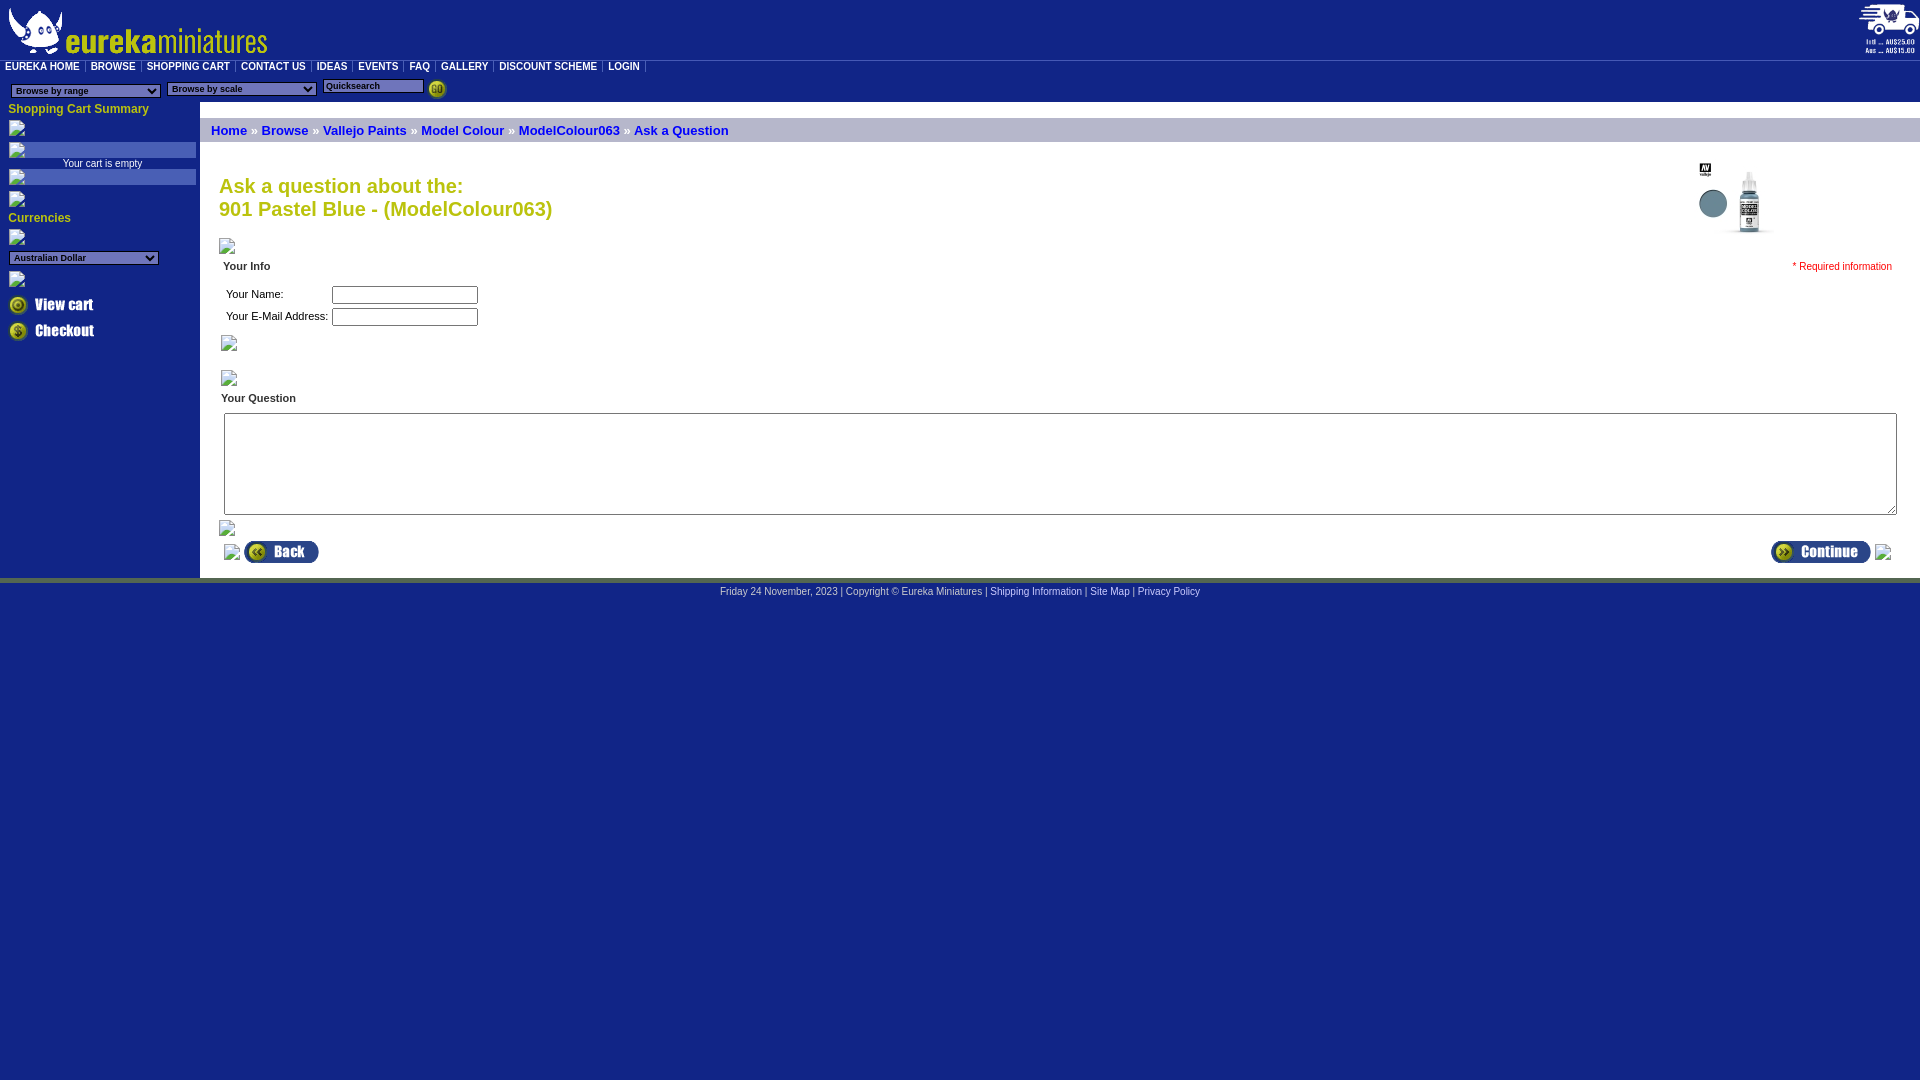 This screenshot has height=1080, width=1920. Describe the element at coordinates (235, 65) in the screenshot. I see `'CONTACT US'` at that location.